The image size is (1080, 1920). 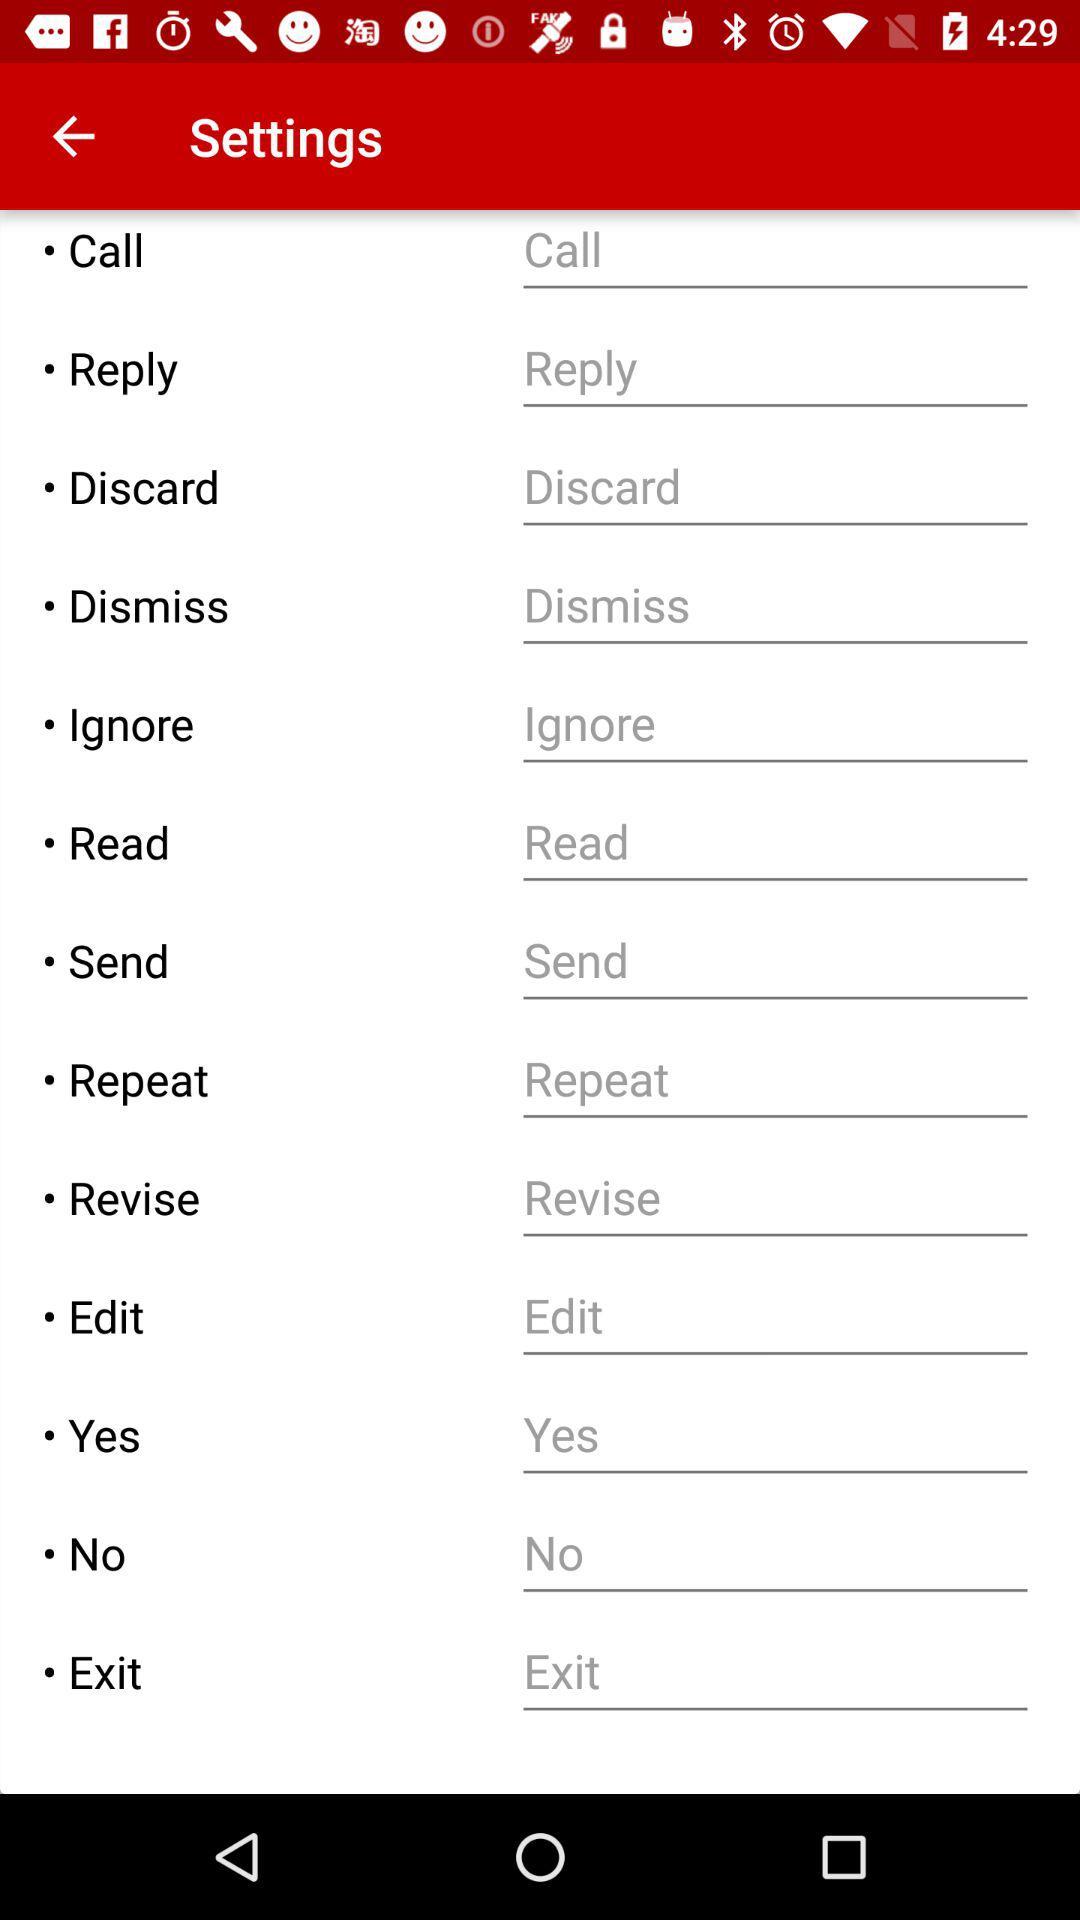 What do you see at coordinates (774, 1671) in the screenshot?
I see `exit this screen option` at bounding box center [774, 1671].